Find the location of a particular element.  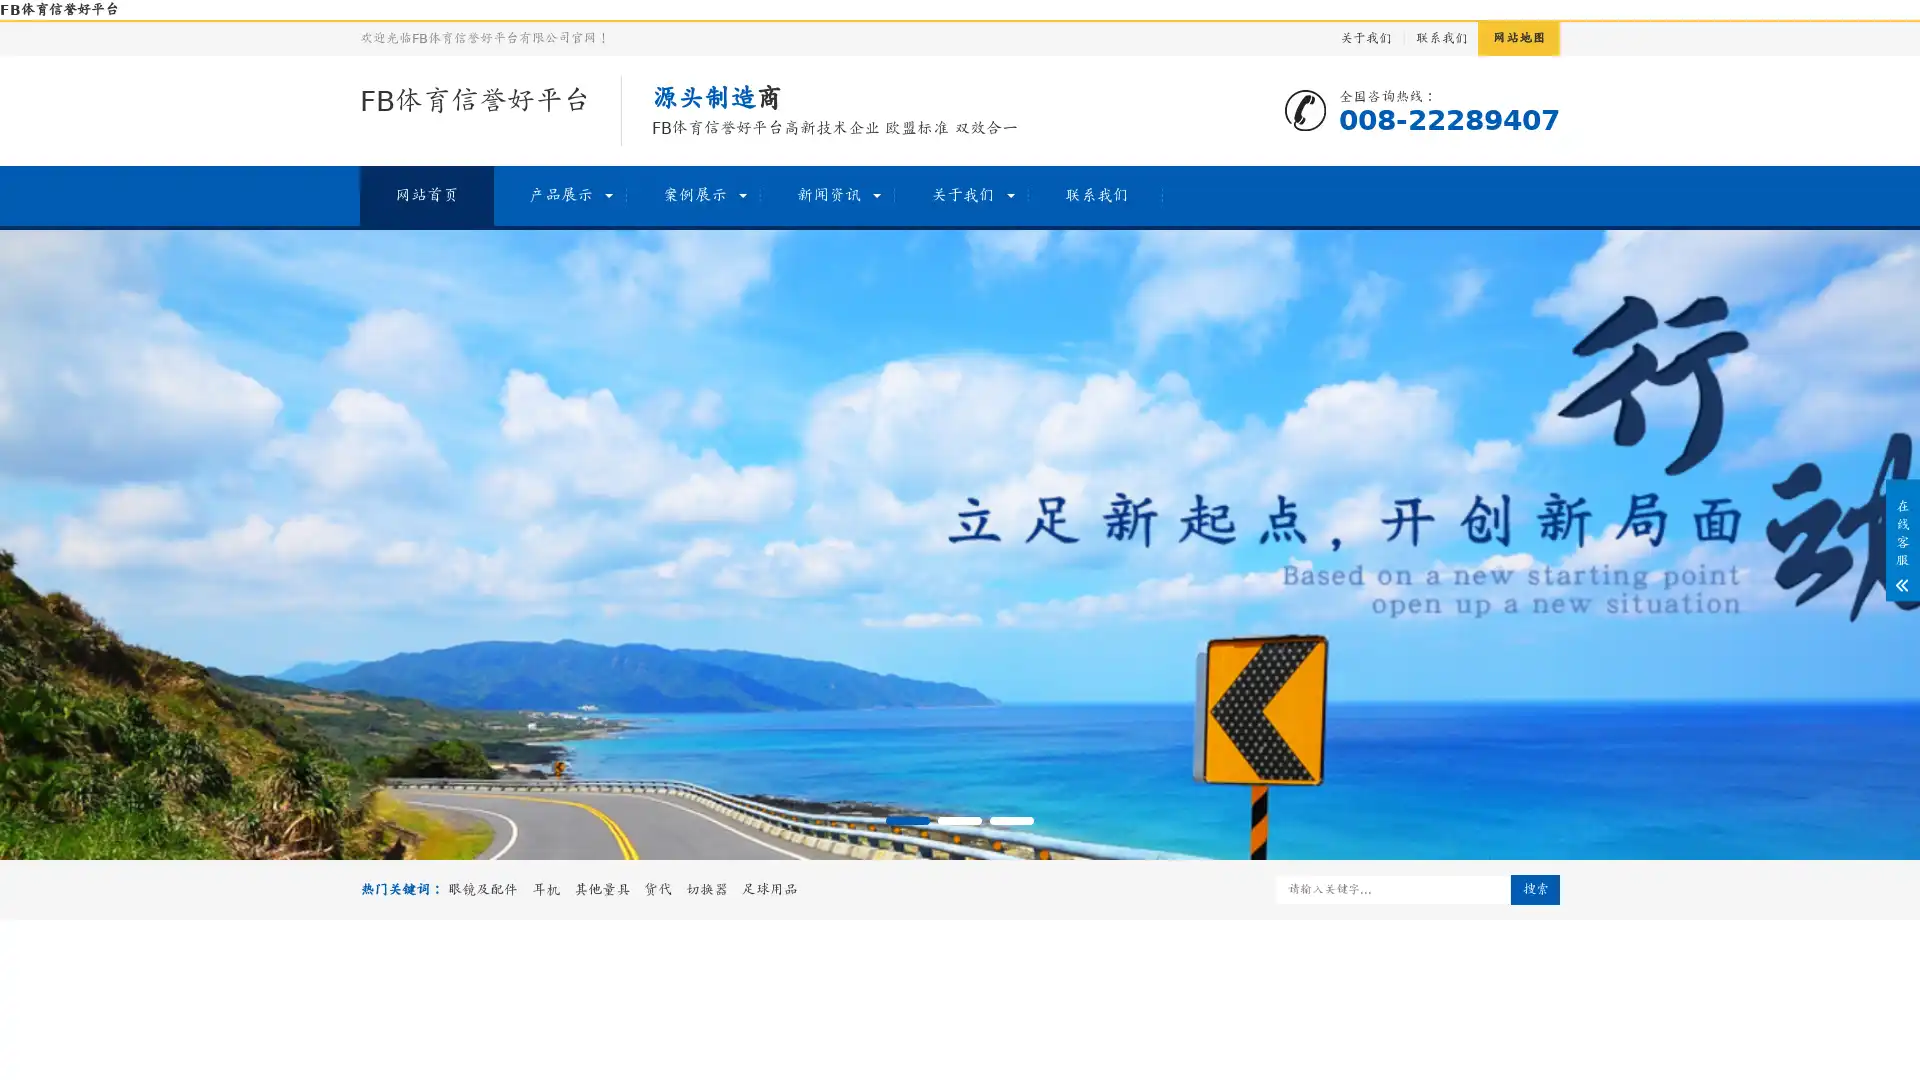

Go to slide 3 is located at coordinates (1012, 821).